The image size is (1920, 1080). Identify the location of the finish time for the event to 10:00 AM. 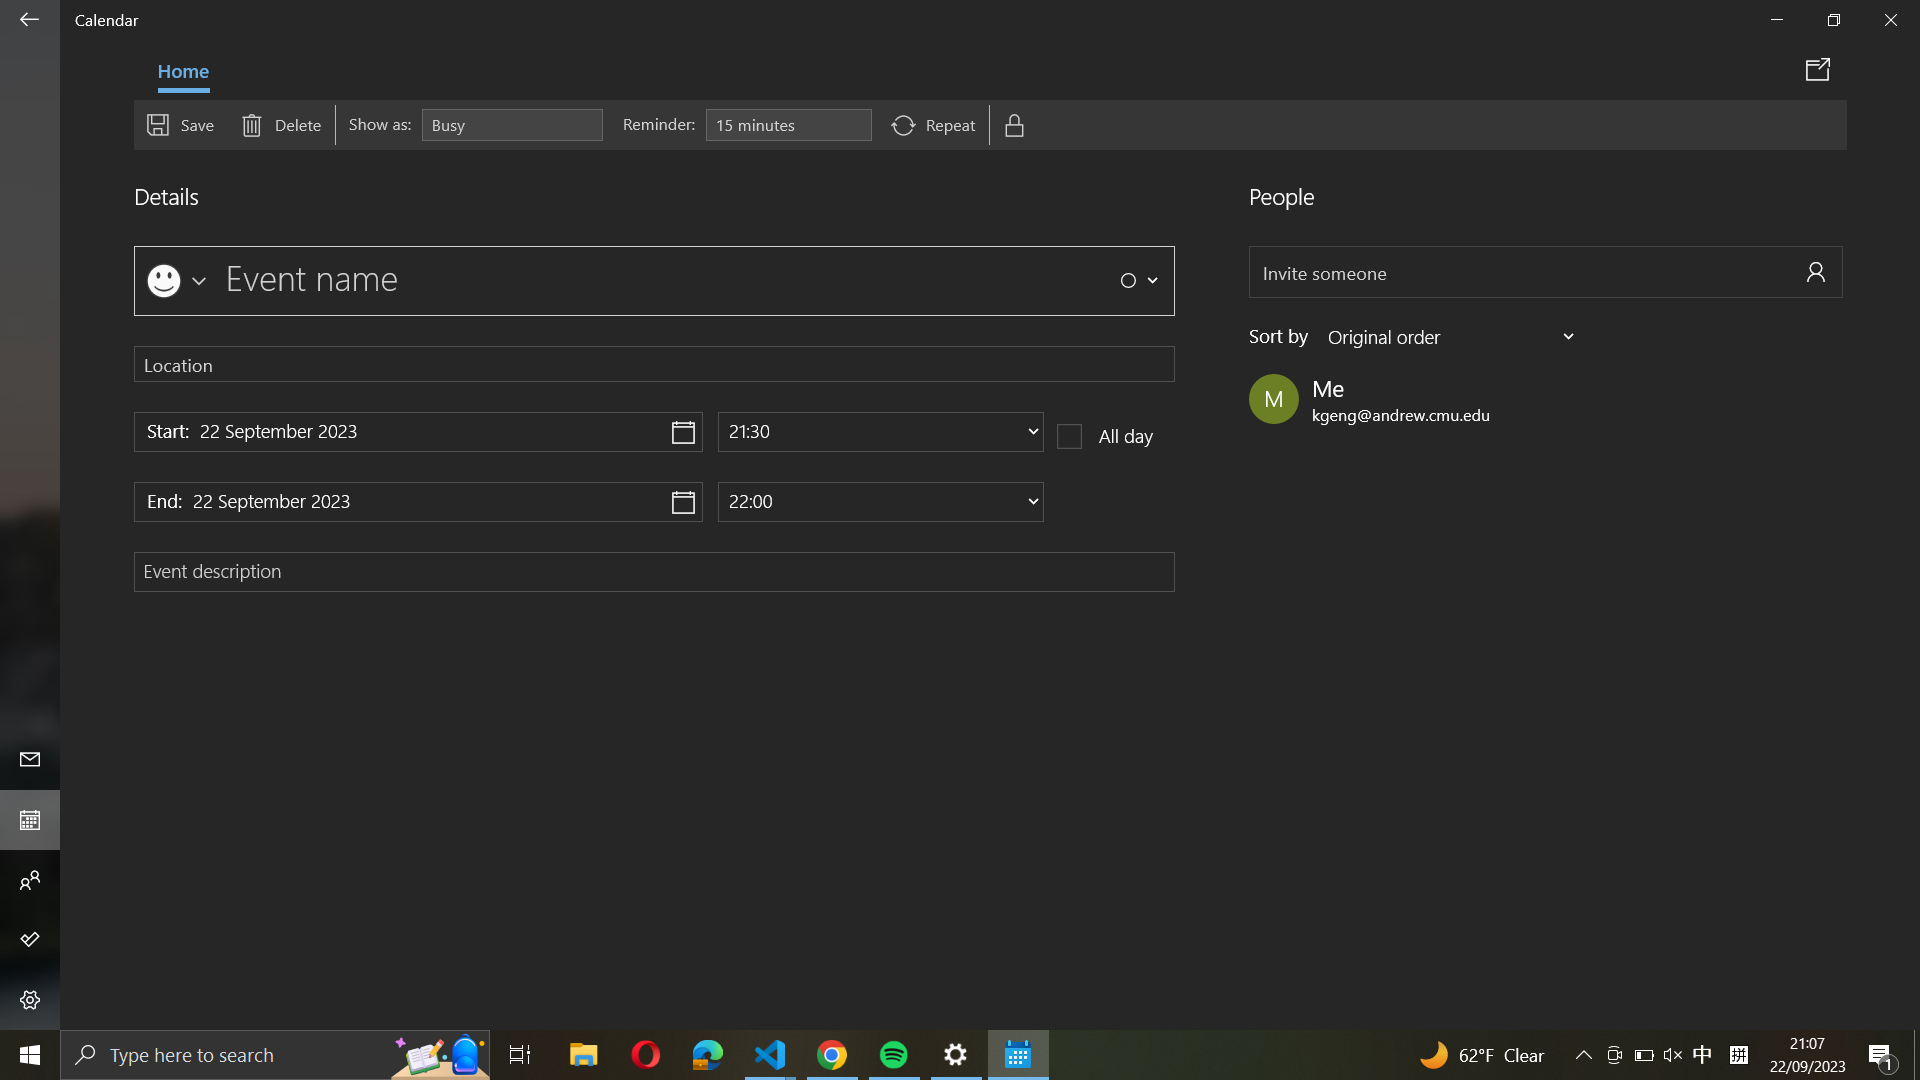
(880, 500).